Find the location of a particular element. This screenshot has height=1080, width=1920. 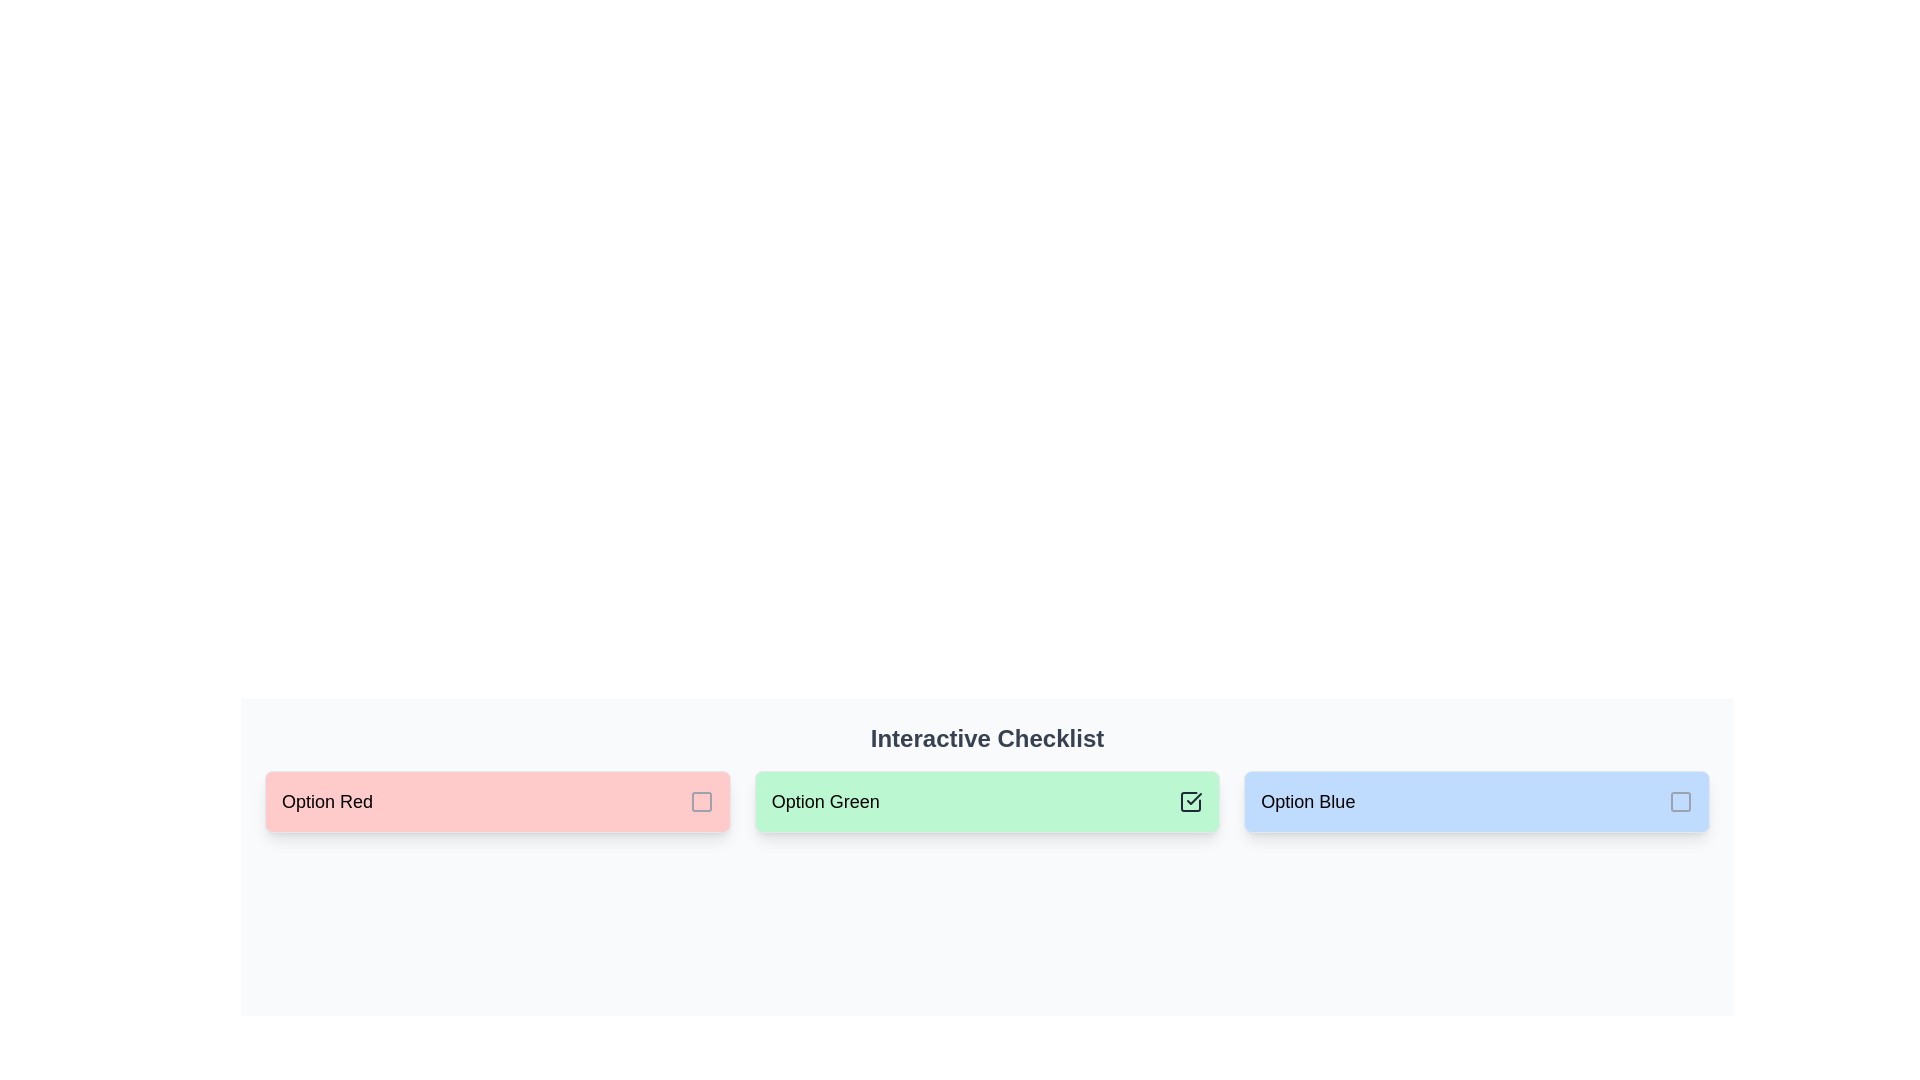

the bold text header labeled 'Interactive Checklist' located at the top of the checklist interface section is located at coordinates (987, 739).